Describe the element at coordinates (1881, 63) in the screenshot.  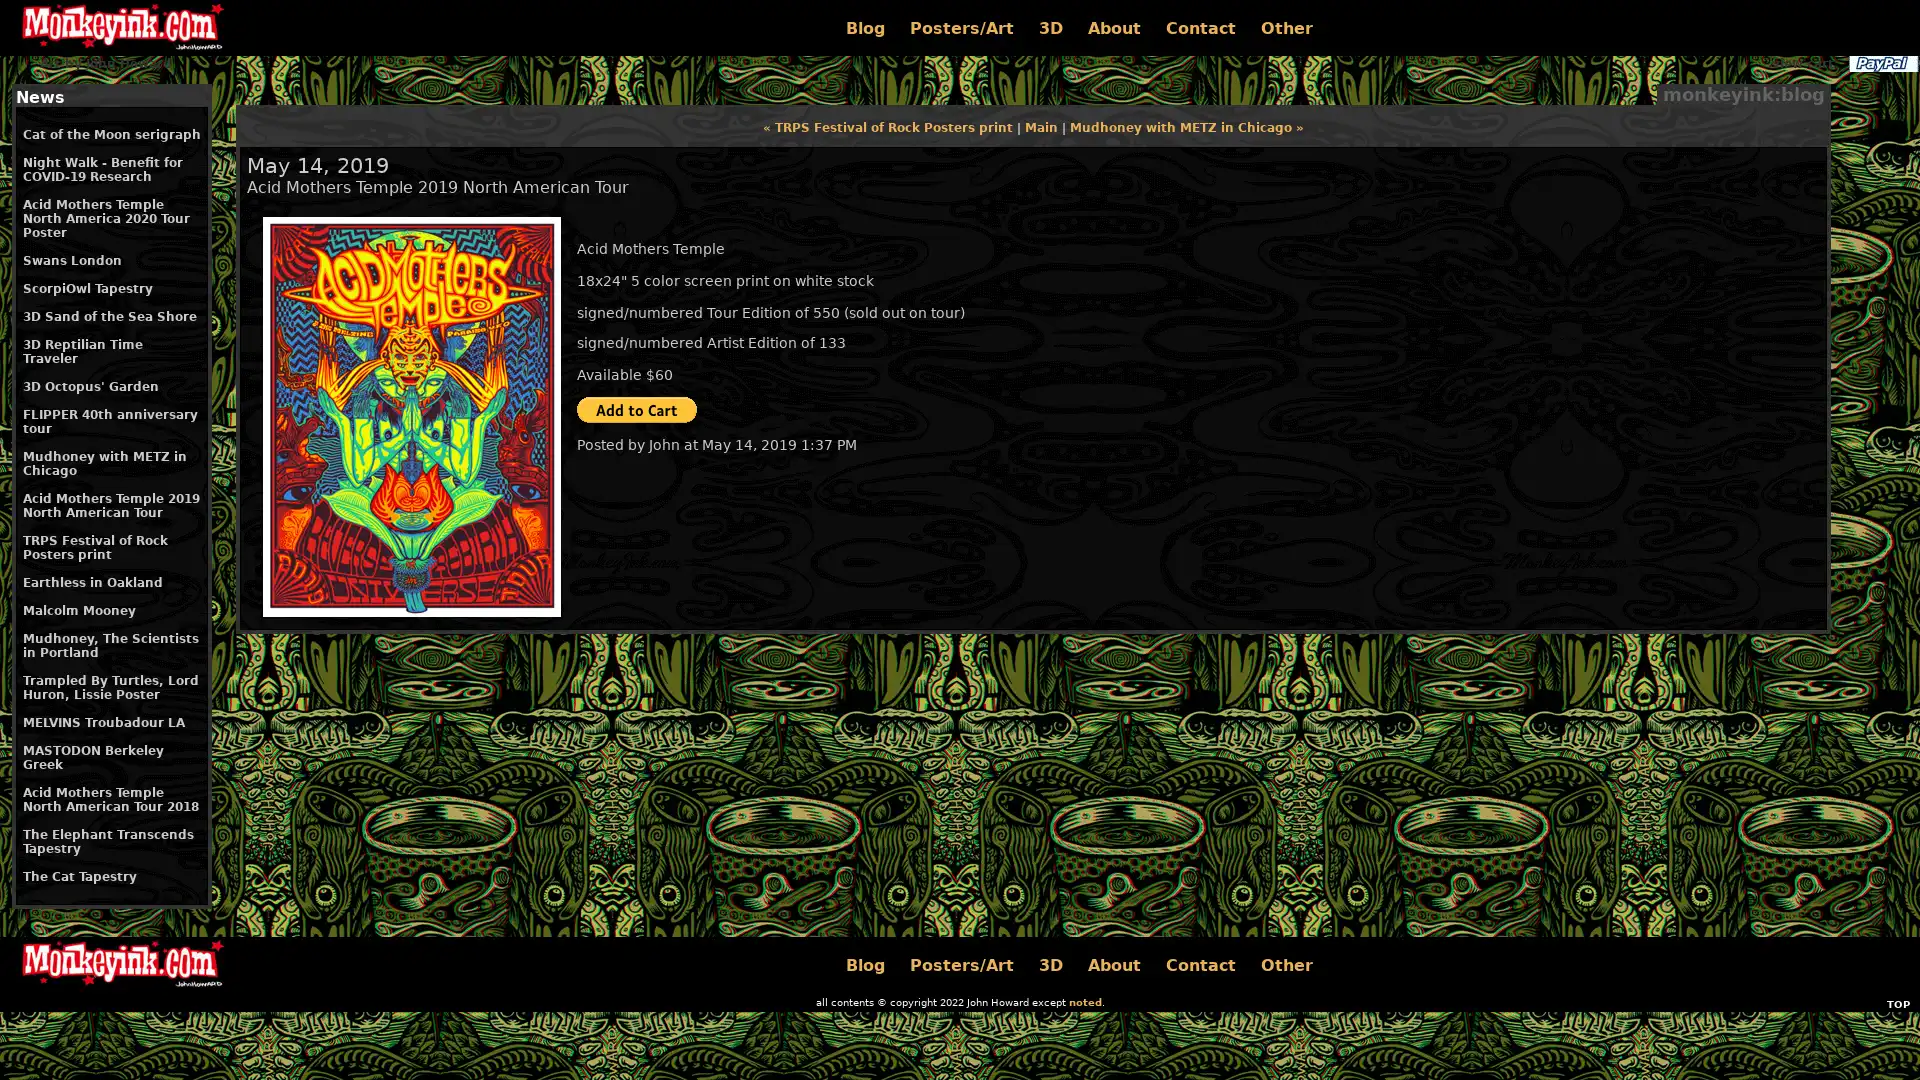
I see `PayPal` at that location.